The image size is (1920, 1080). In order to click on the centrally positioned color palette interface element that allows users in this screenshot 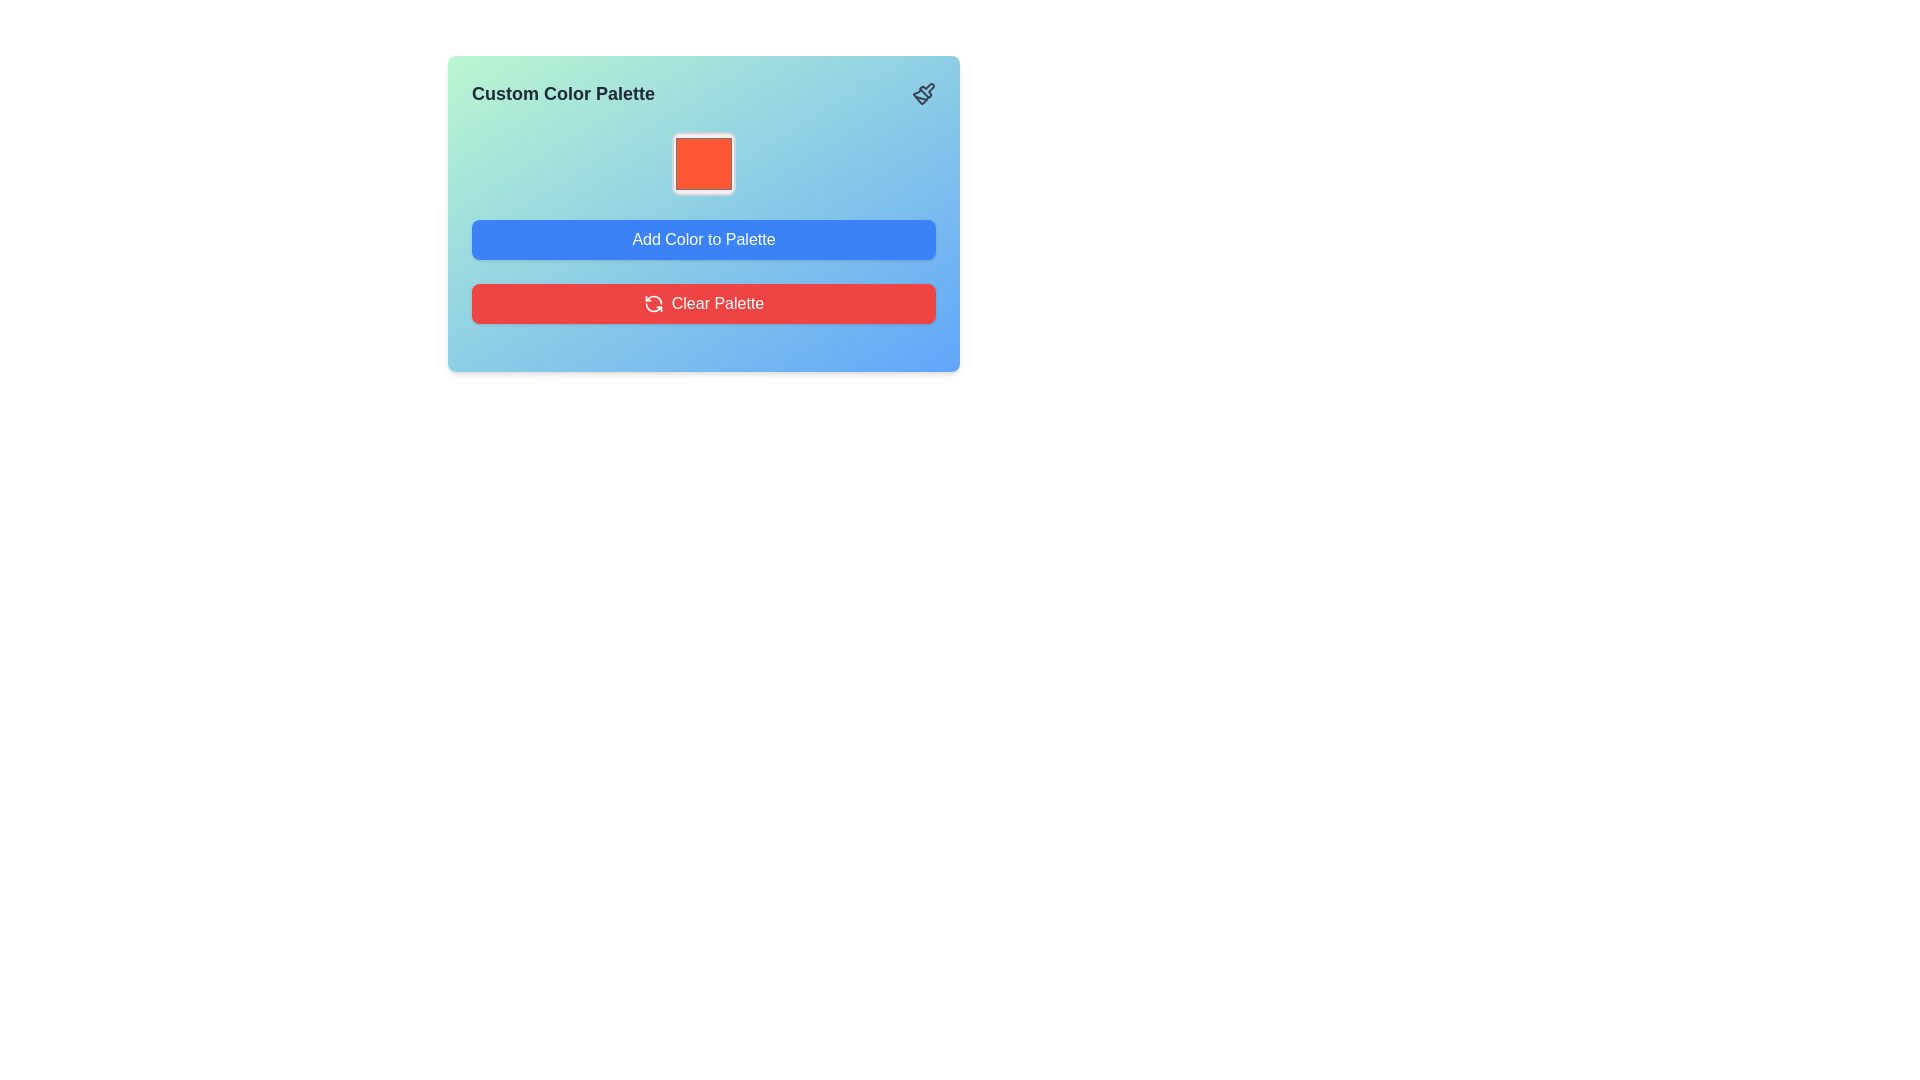, I will do `click(704, 213)`.